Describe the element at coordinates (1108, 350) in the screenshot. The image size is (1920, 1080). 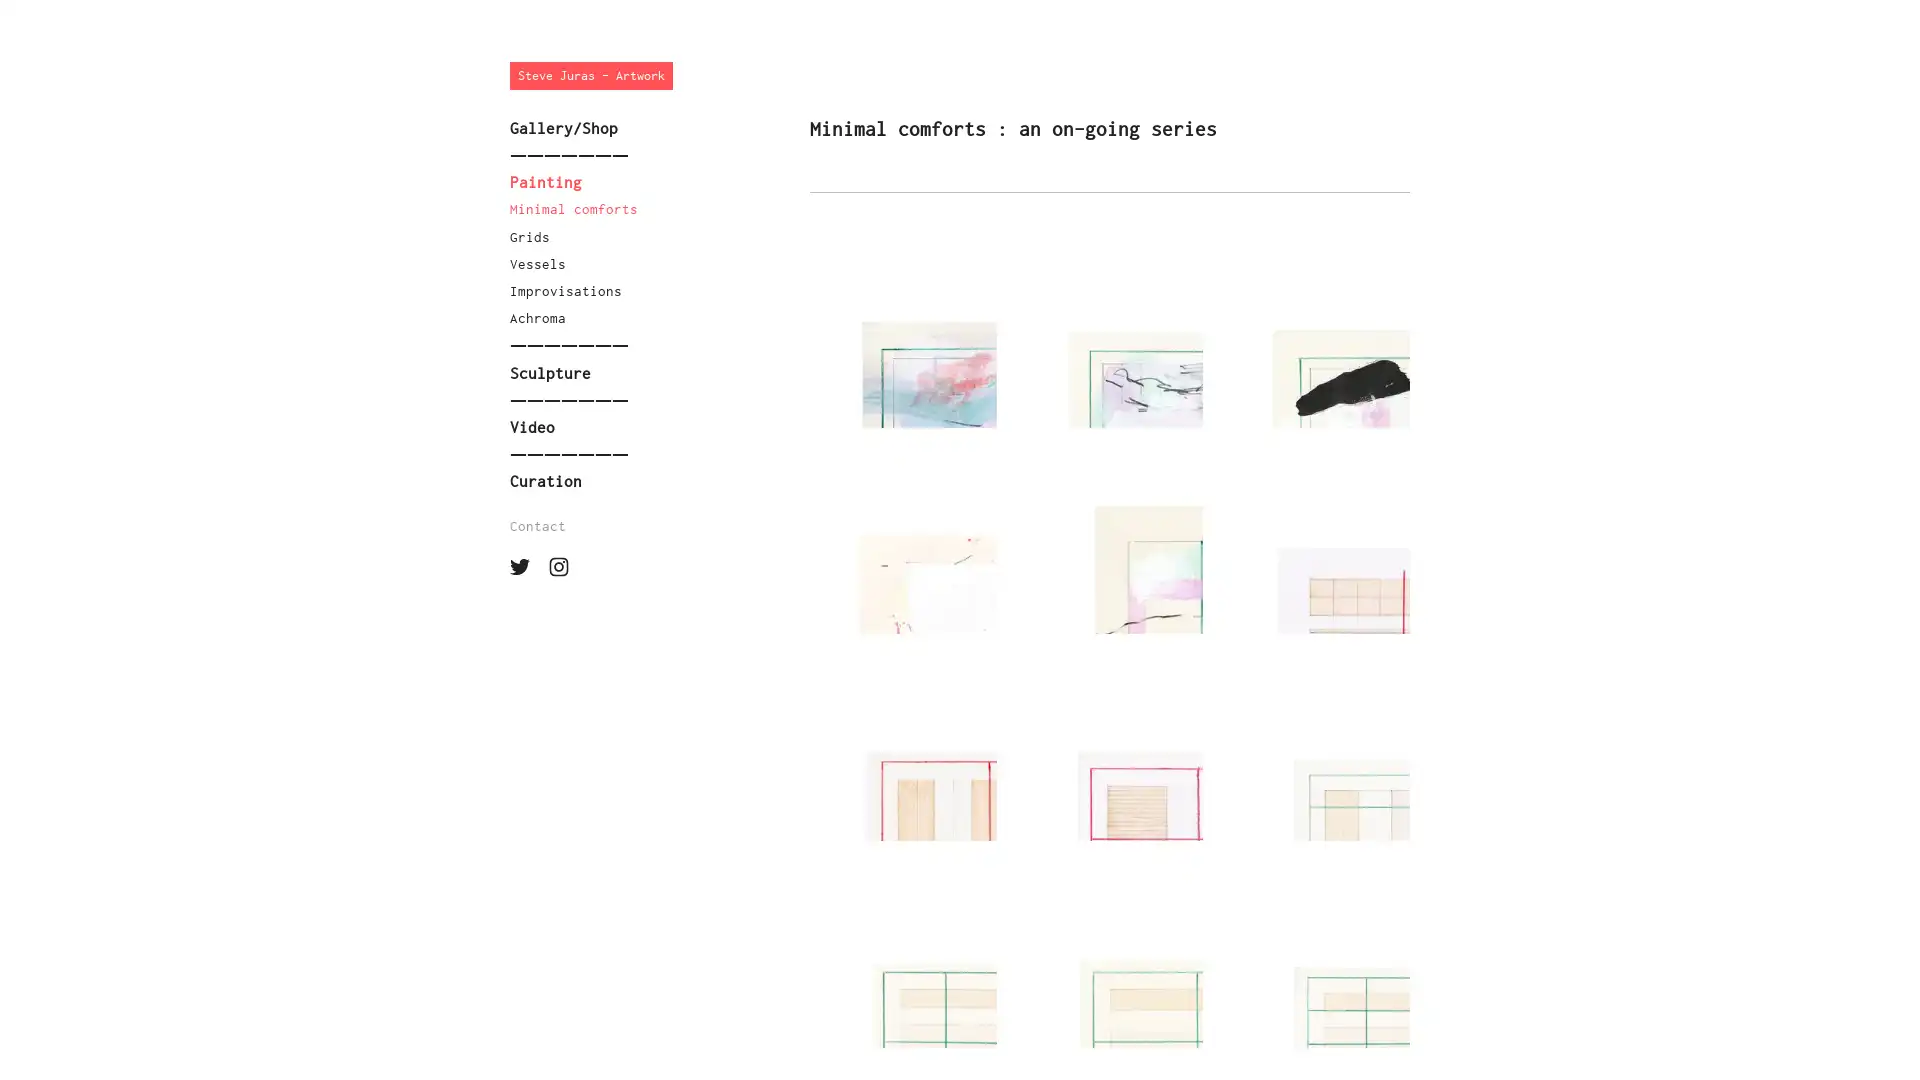
I see `View fullsize Gut feeling (01)` at that location.